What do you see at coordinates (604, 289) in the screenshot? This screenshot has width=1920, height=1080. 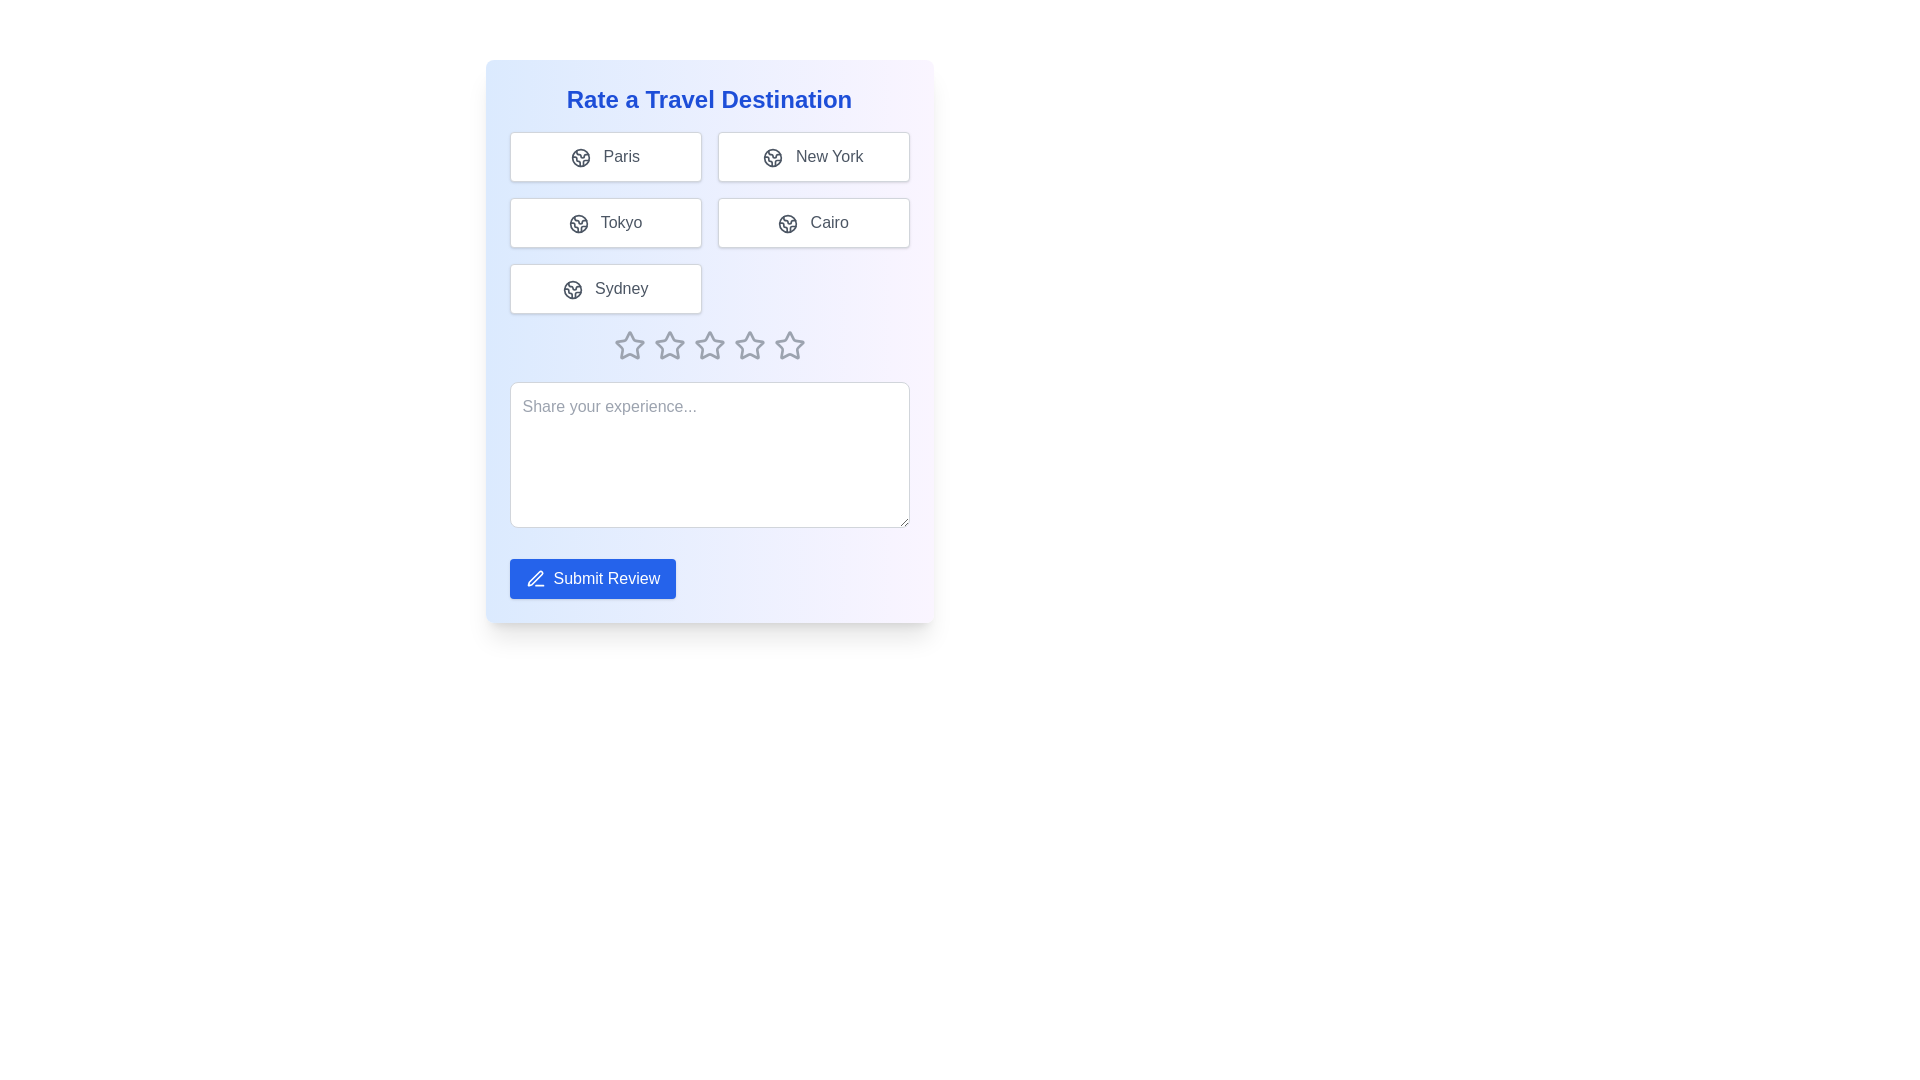 I see `the button that allows the user to select 'Sydney' as their travel destination choice, located as the fifth button in a two-column grid layout, below the 'Tokyo' button` at bounding box center [604, 289].